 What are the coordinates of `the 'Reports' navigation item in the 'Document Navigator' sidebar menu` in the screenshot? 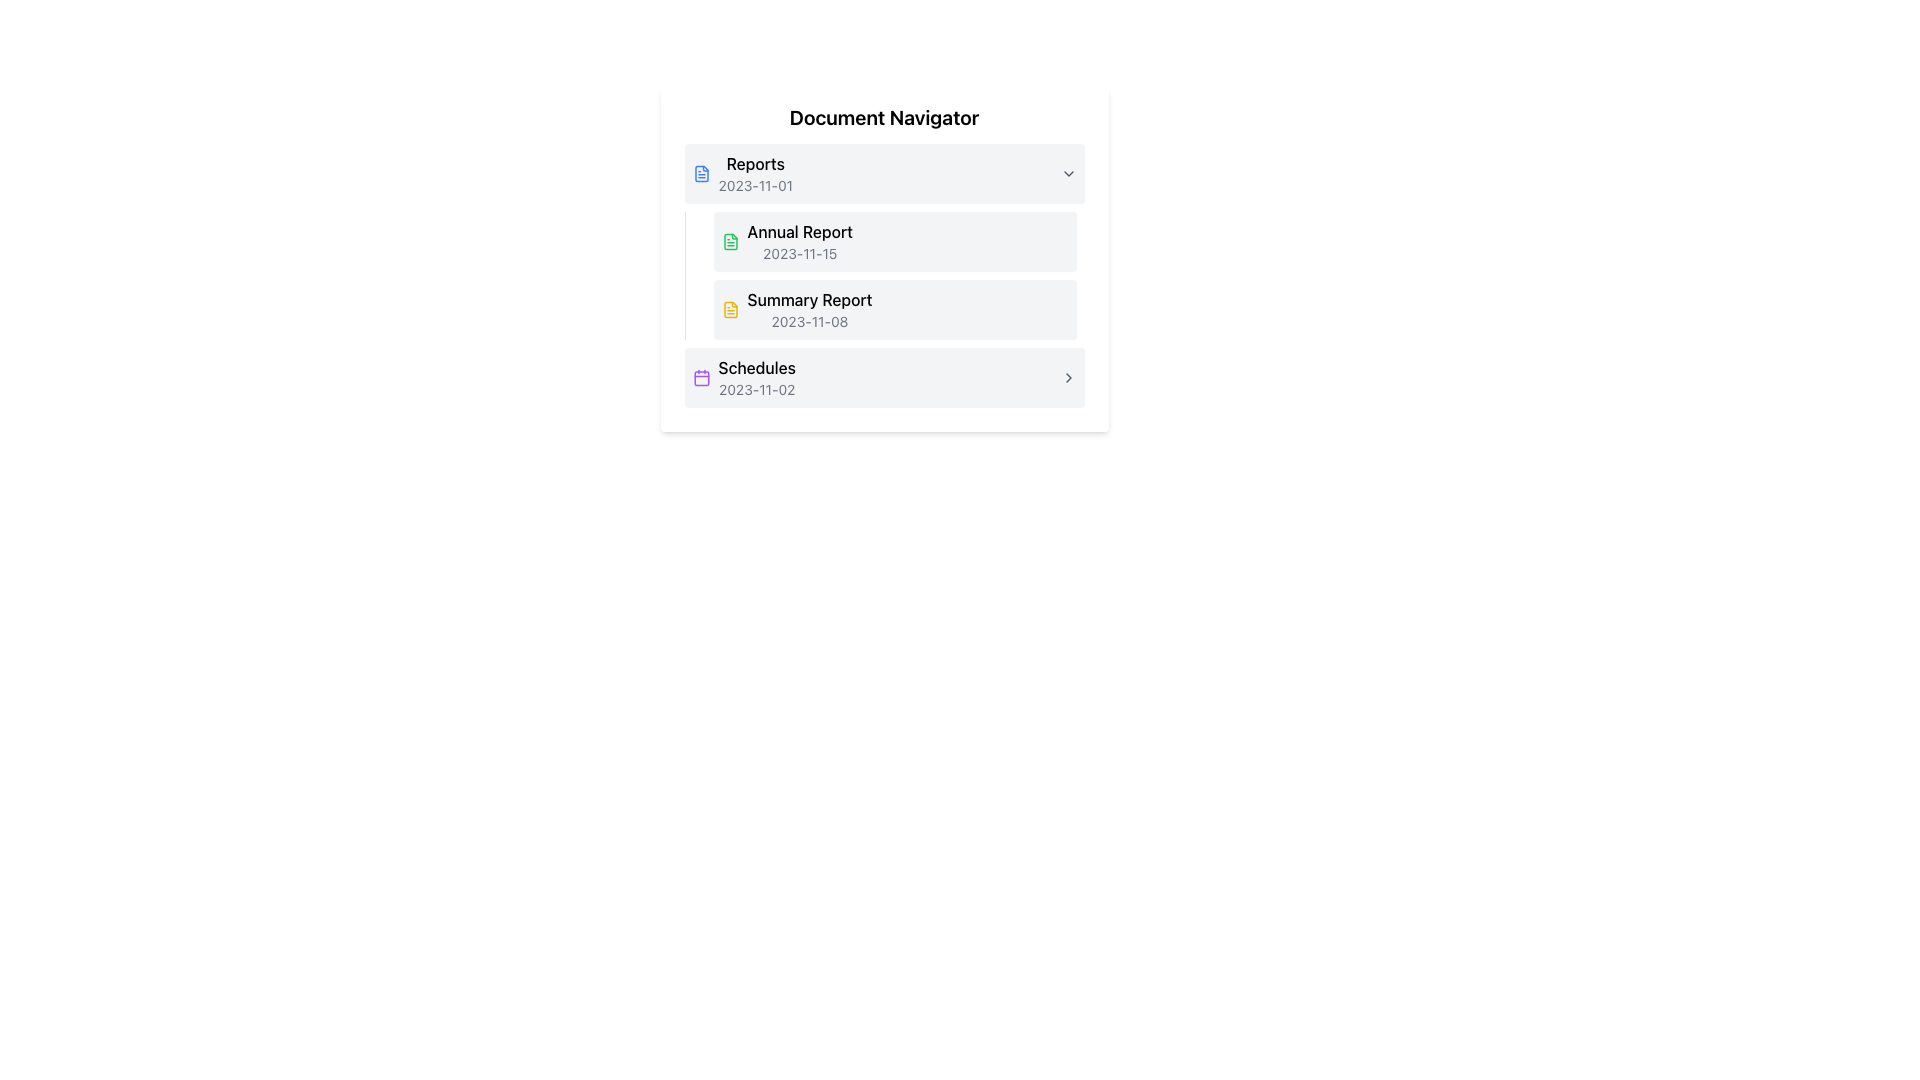 It's located at (754, 172).